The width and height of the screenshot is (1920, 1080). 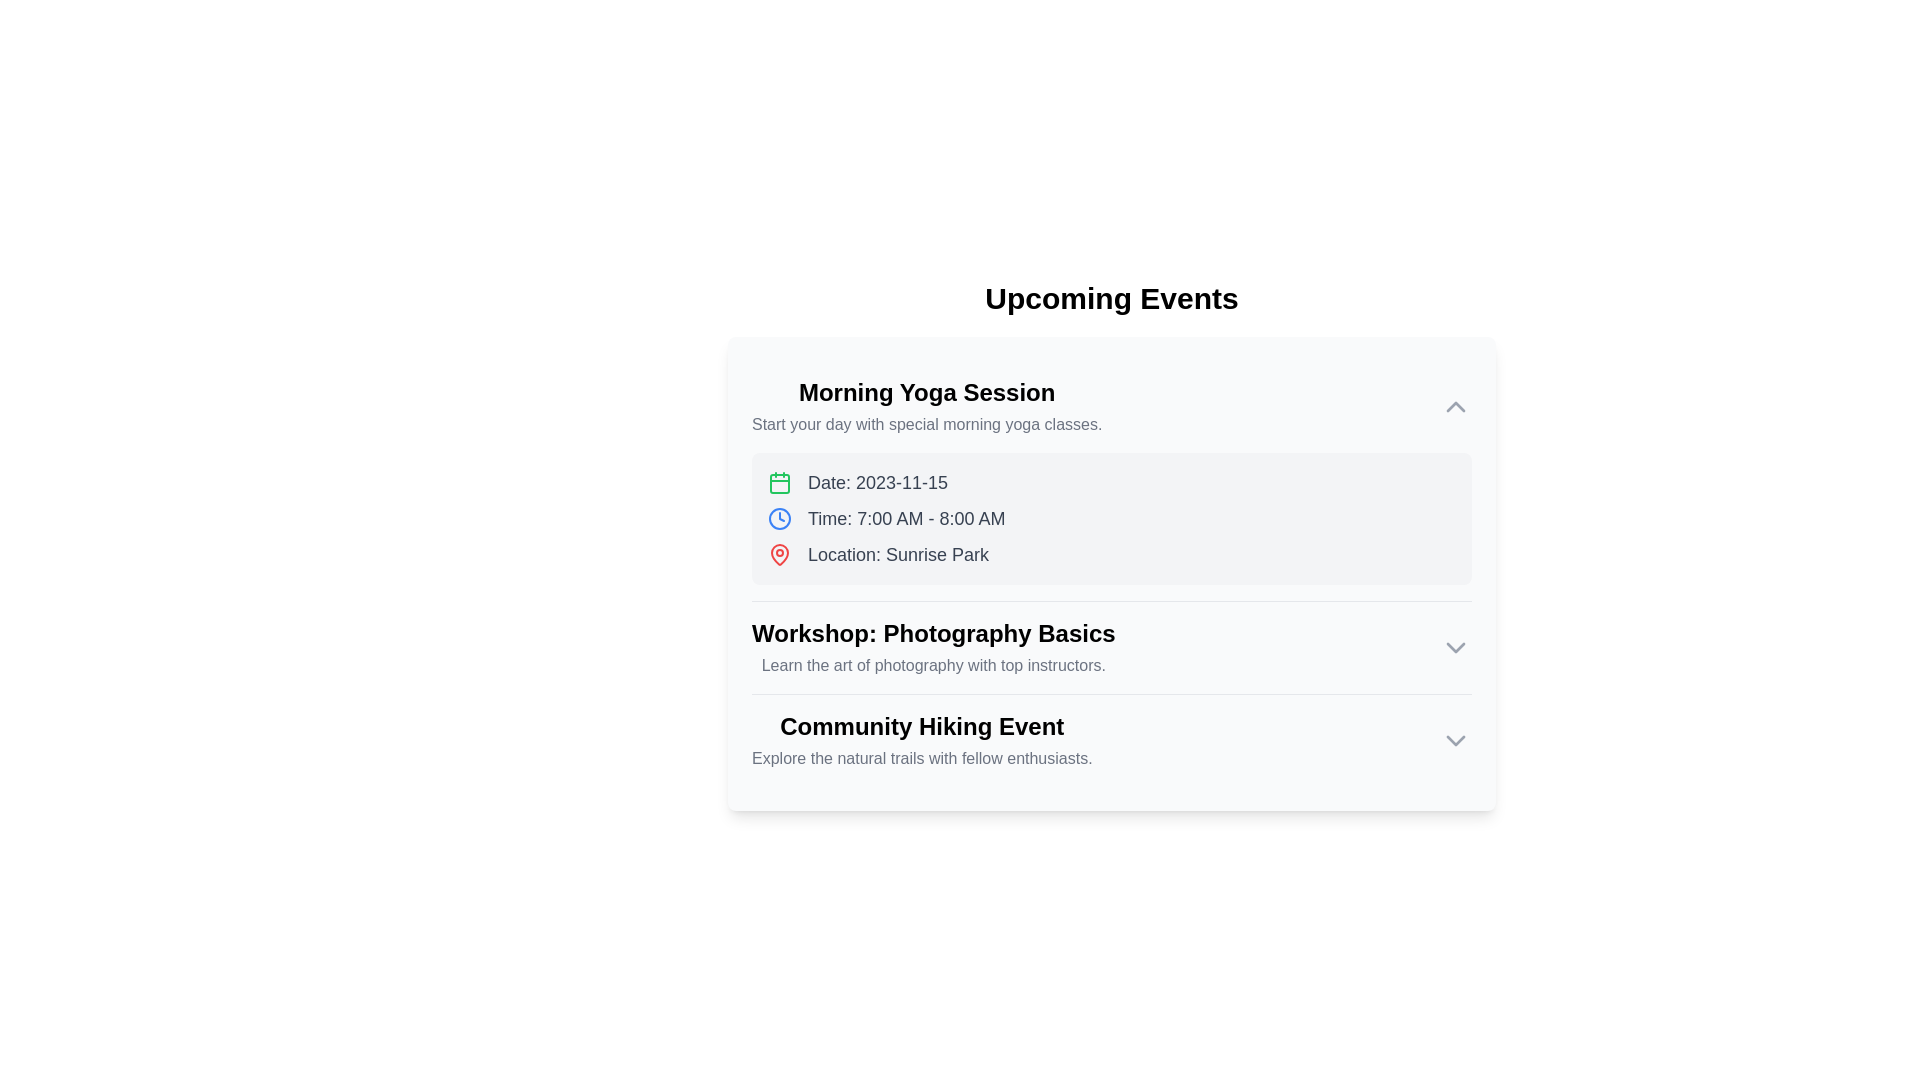 What do you see at coordinates (1111, 647) in the screenshot?
I see `the event display unit titled 'Photography Basics'` at bounding box center [1111, 647].